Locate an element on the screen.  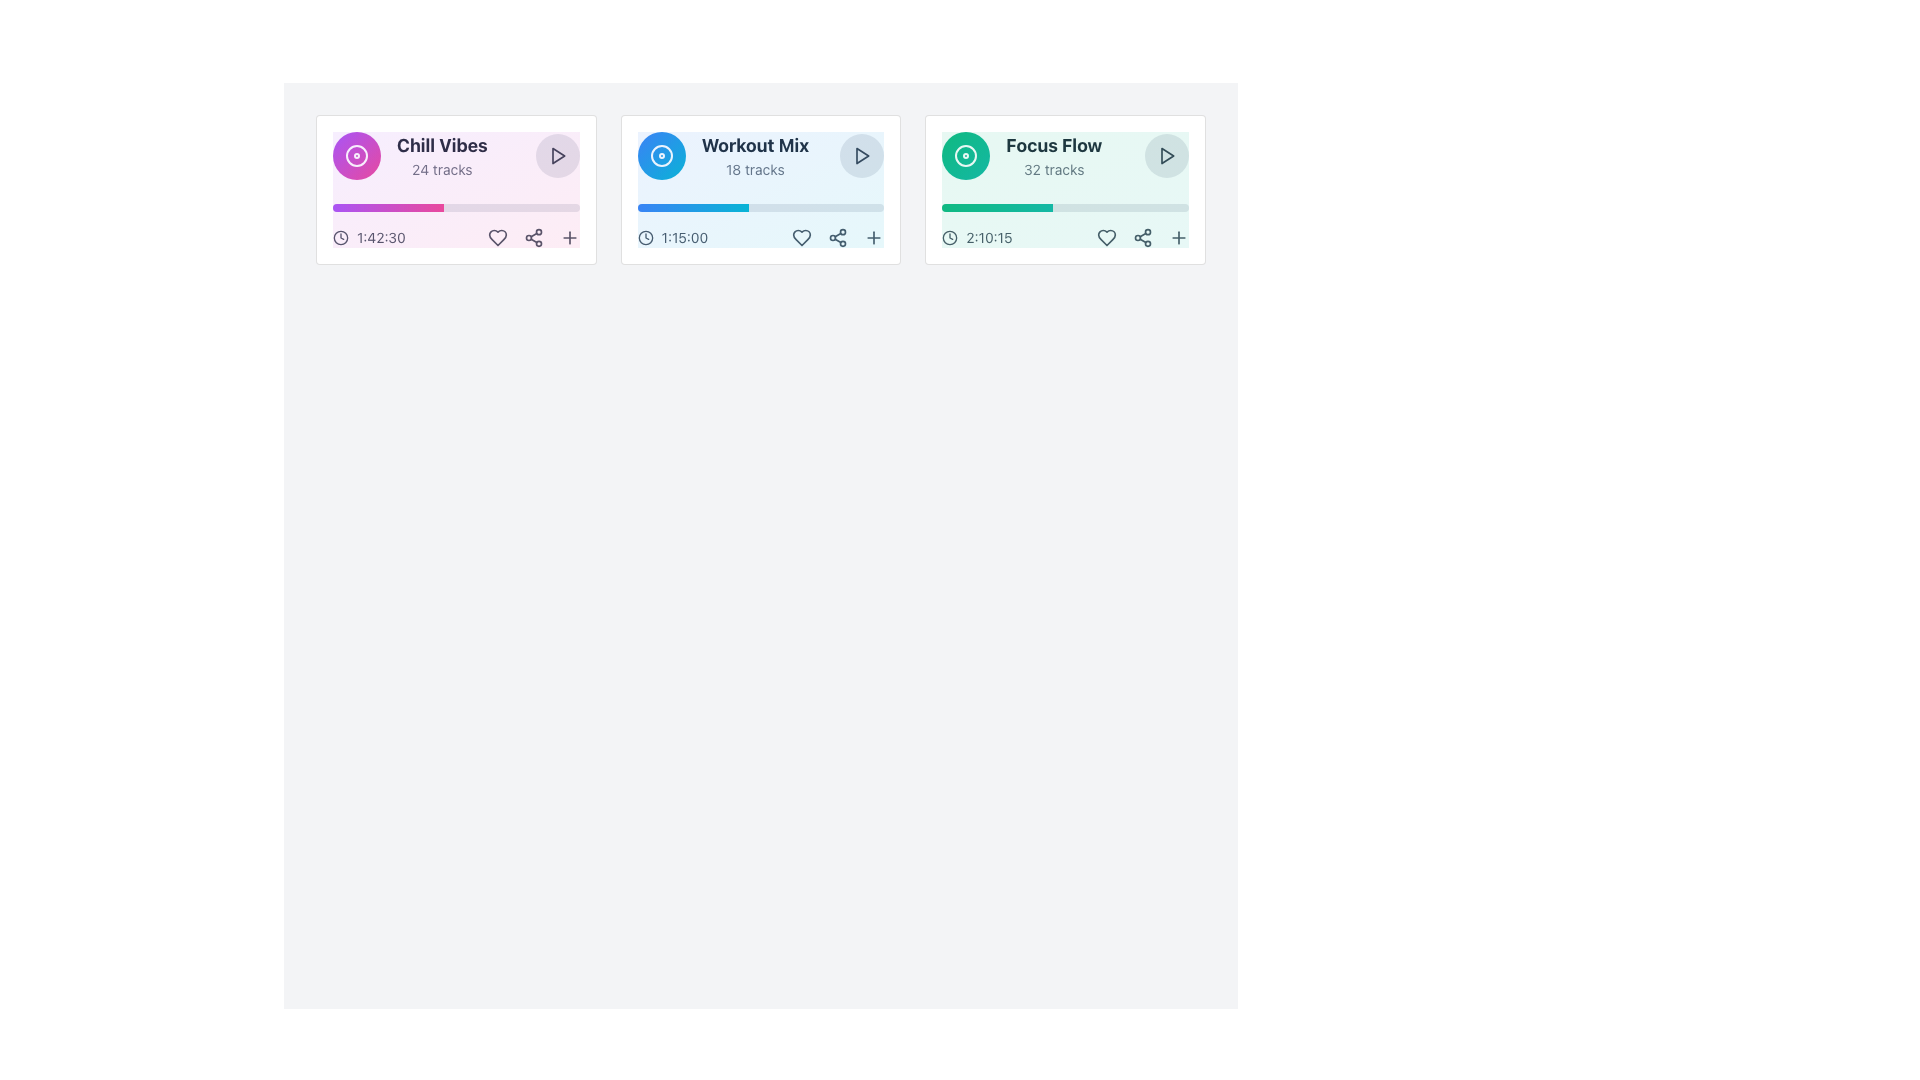
text label located at the top-right card in the grid layout, which provides the title and additional detail about the playlist or content card is located at coordinates (1053, 154).